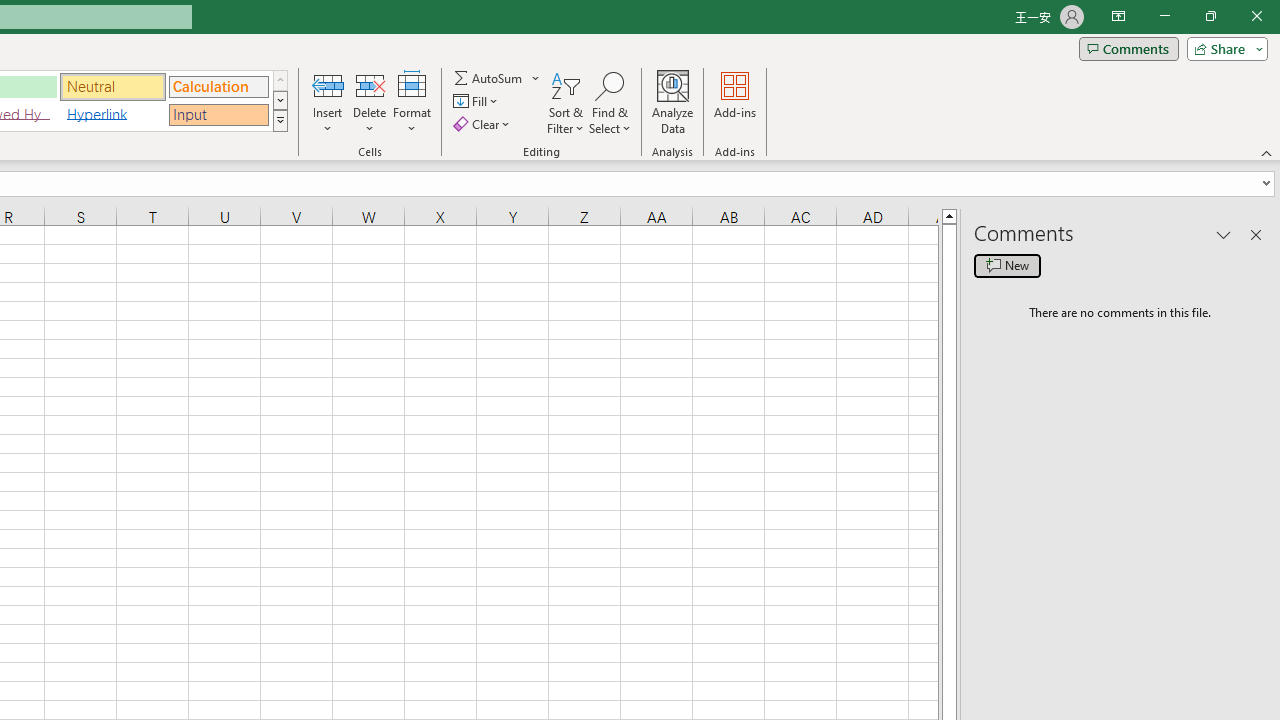  I want to click on 'Comments', so click(1128, 47).